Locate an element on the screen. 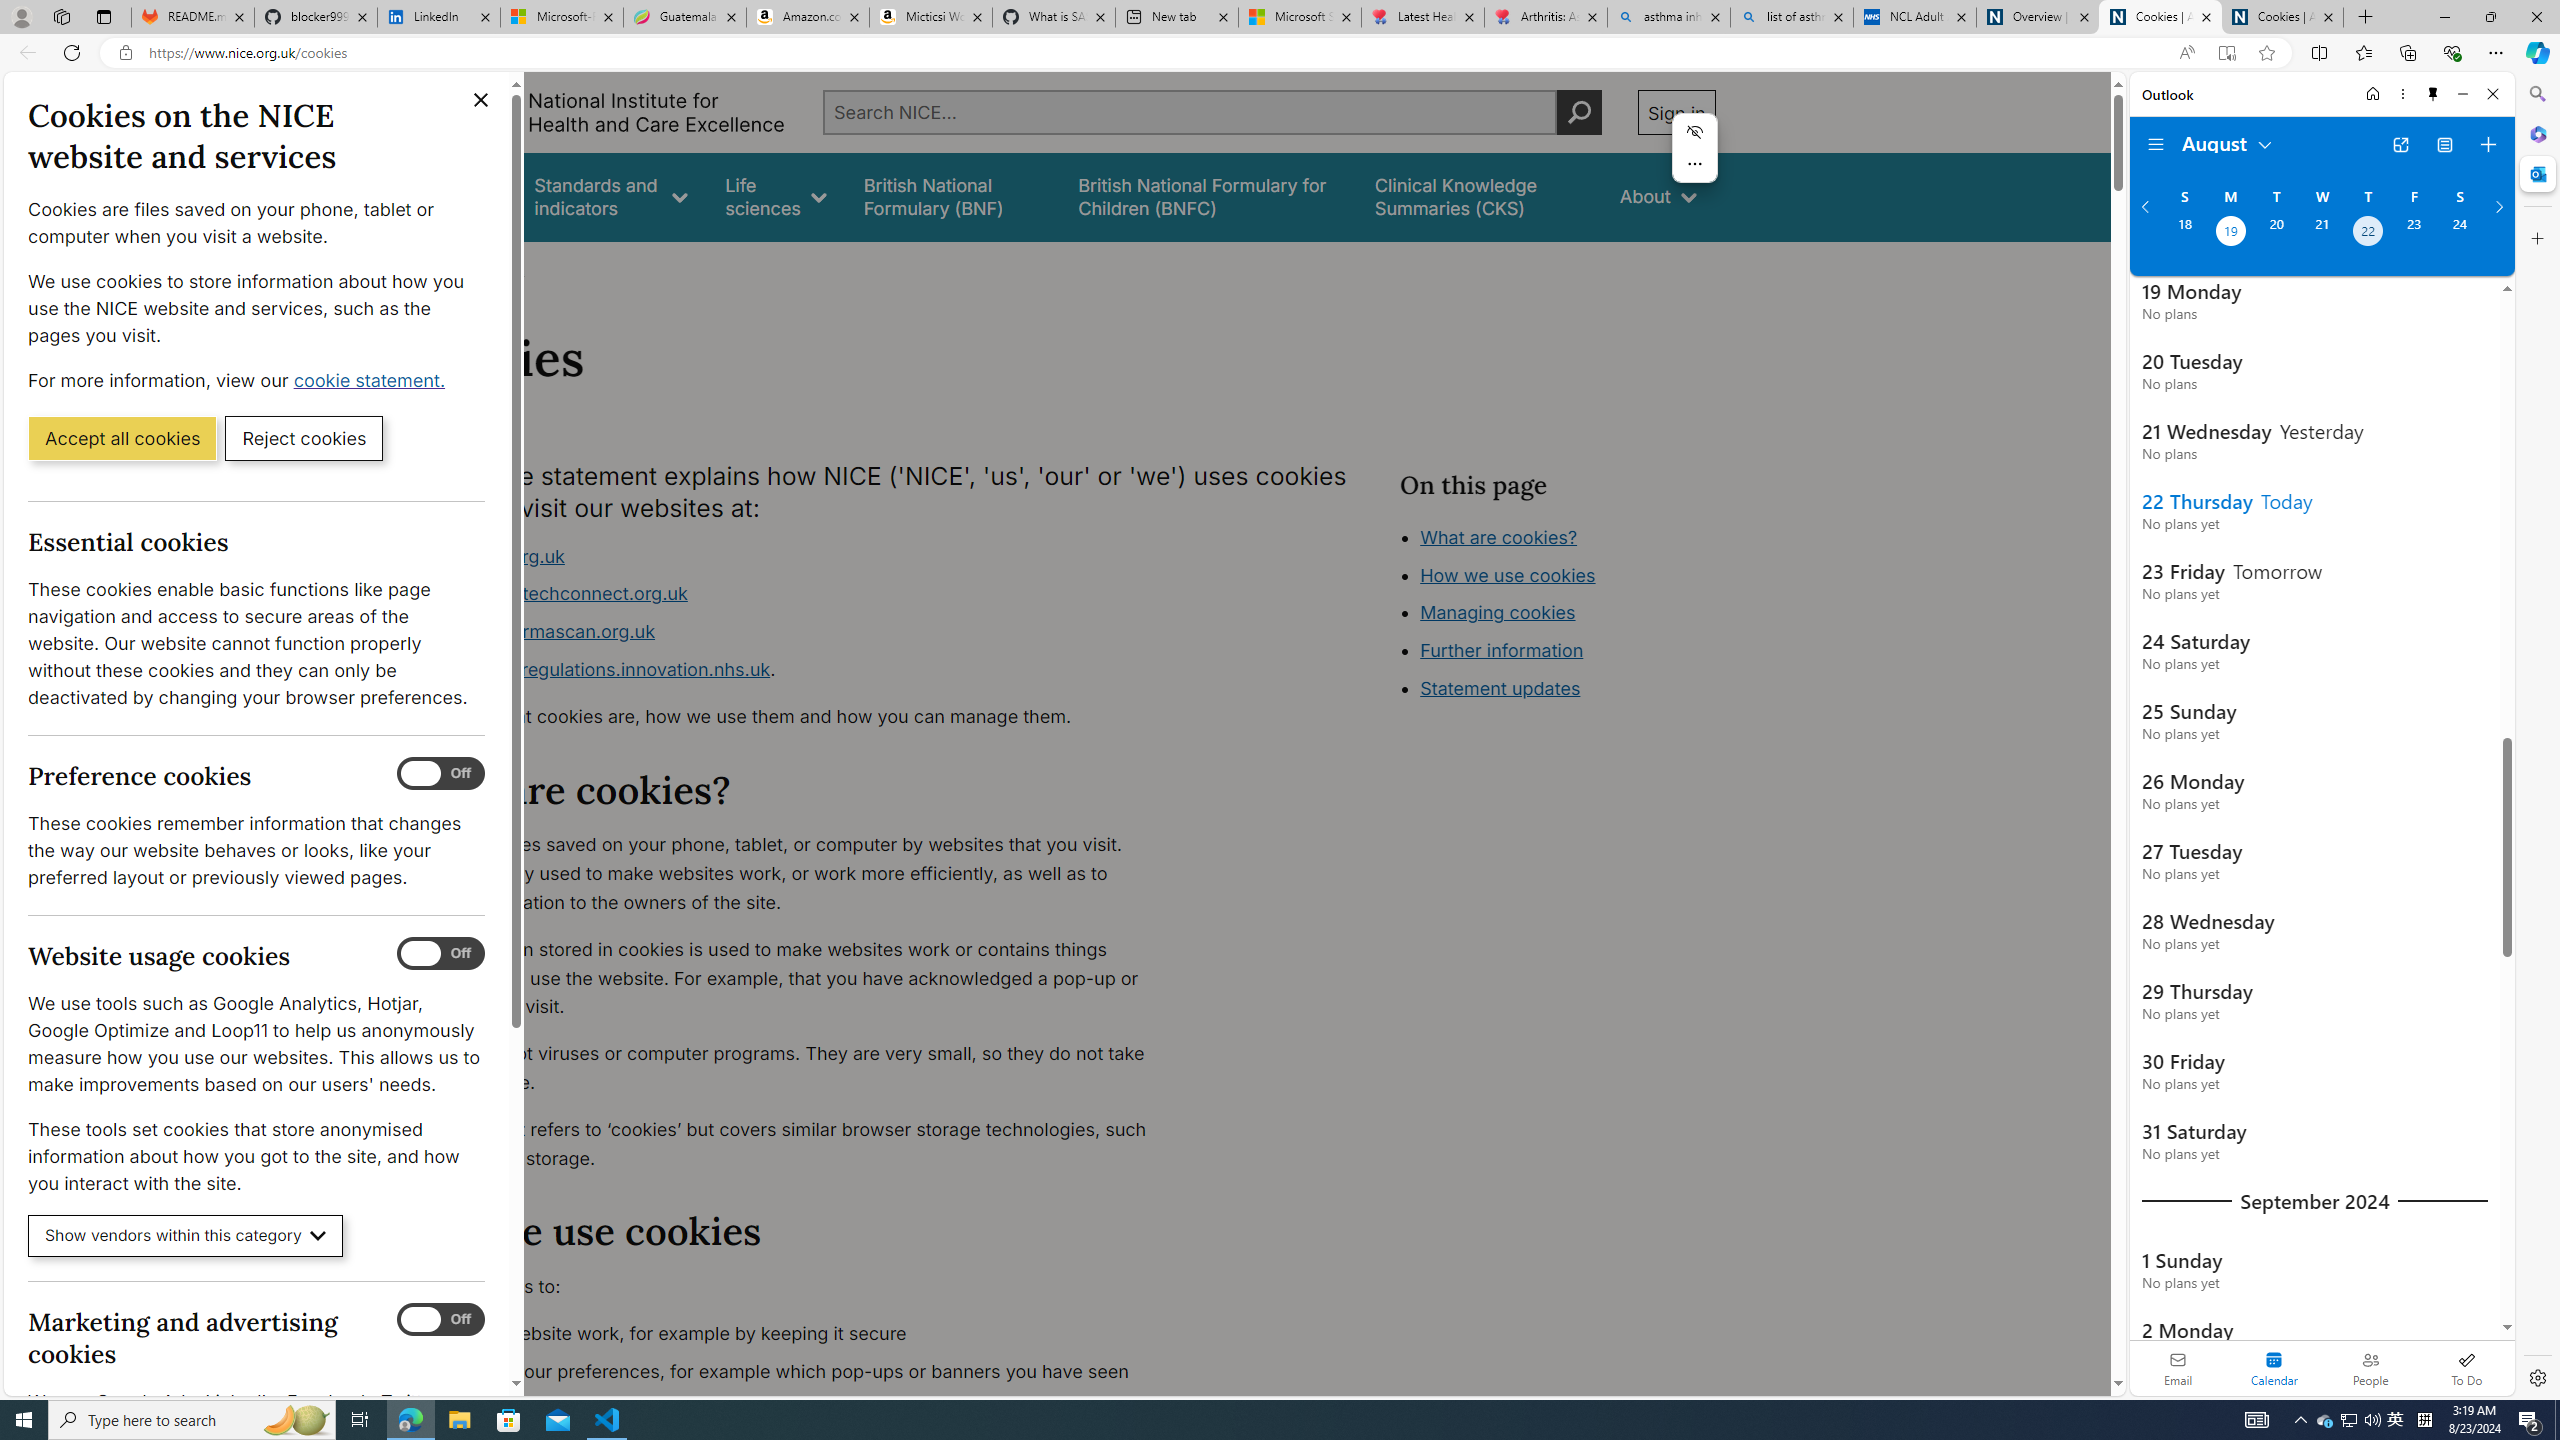 This screenshot has width=2560, height=1440. 'Home>' is located at coordinates (432, 268).